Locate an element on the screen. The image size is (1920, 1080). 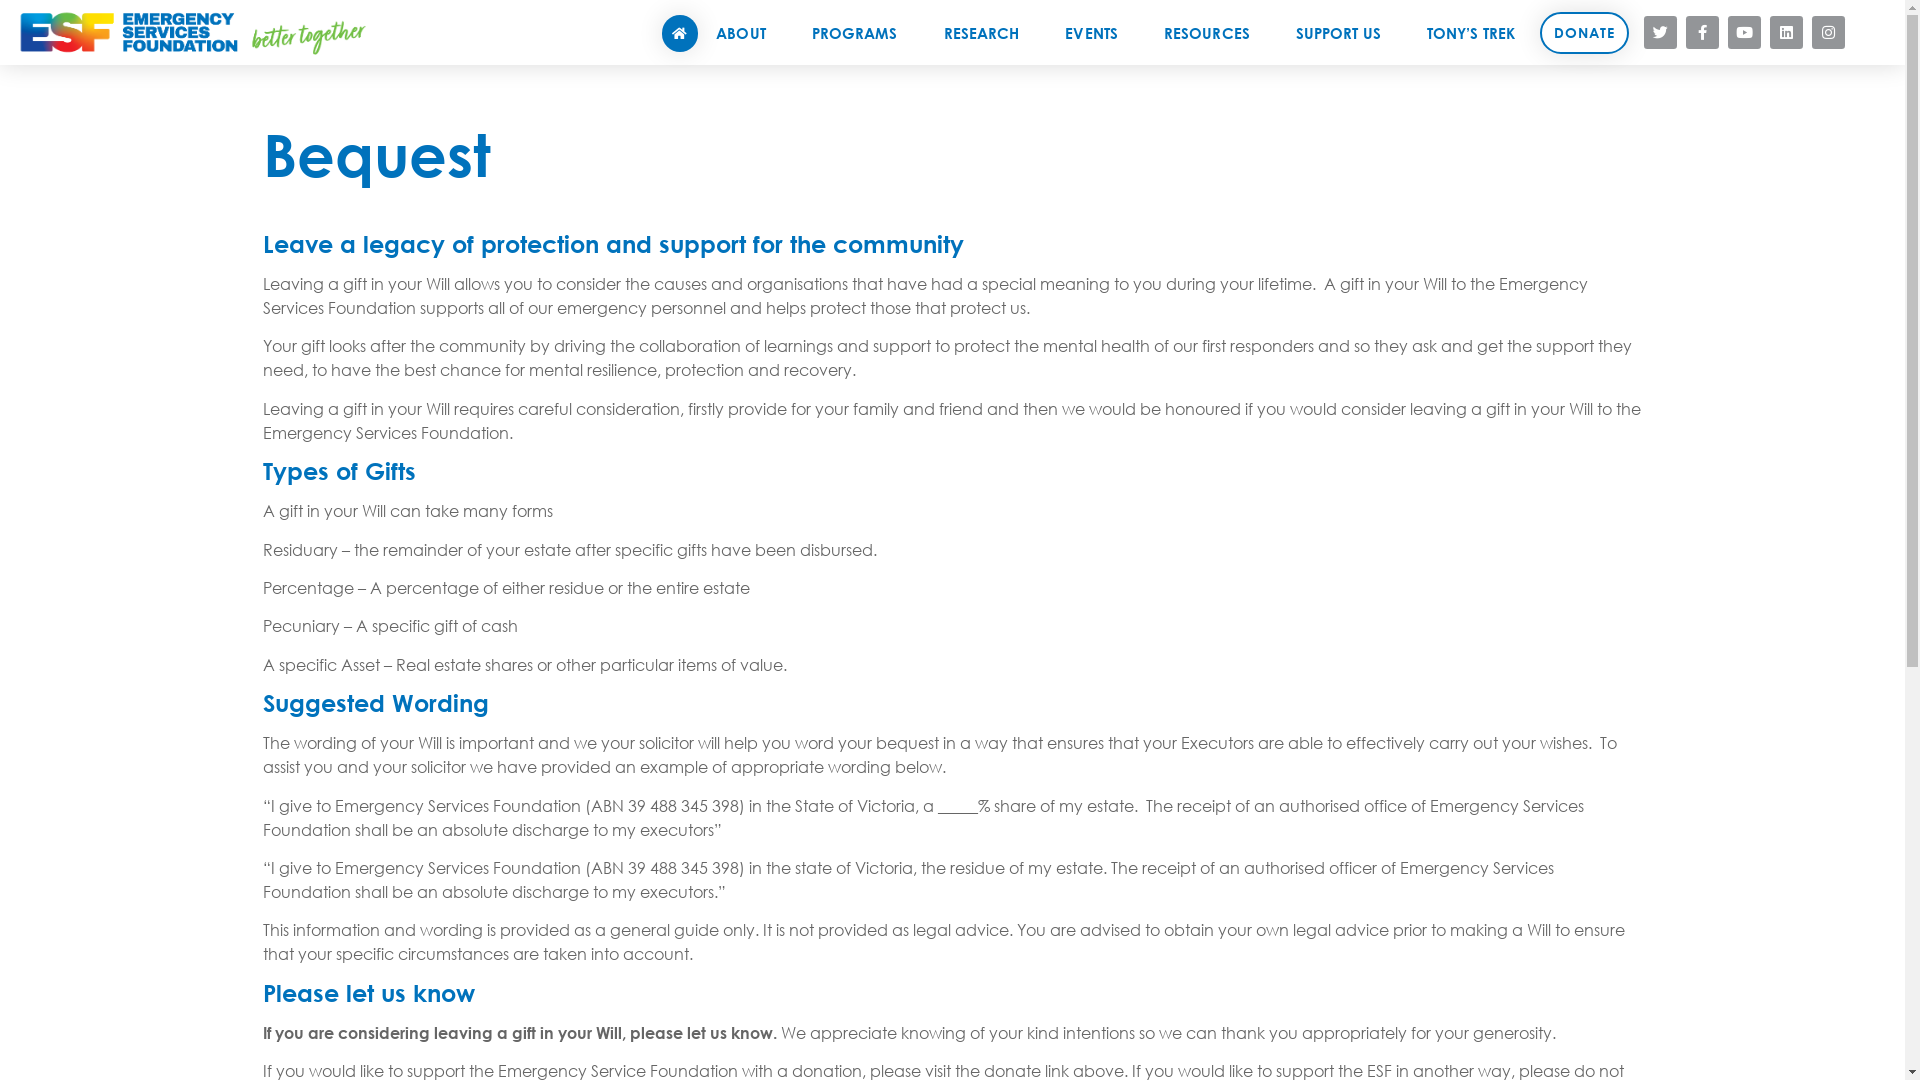
'RESOURCES' is located at coordinates (1210, 32).